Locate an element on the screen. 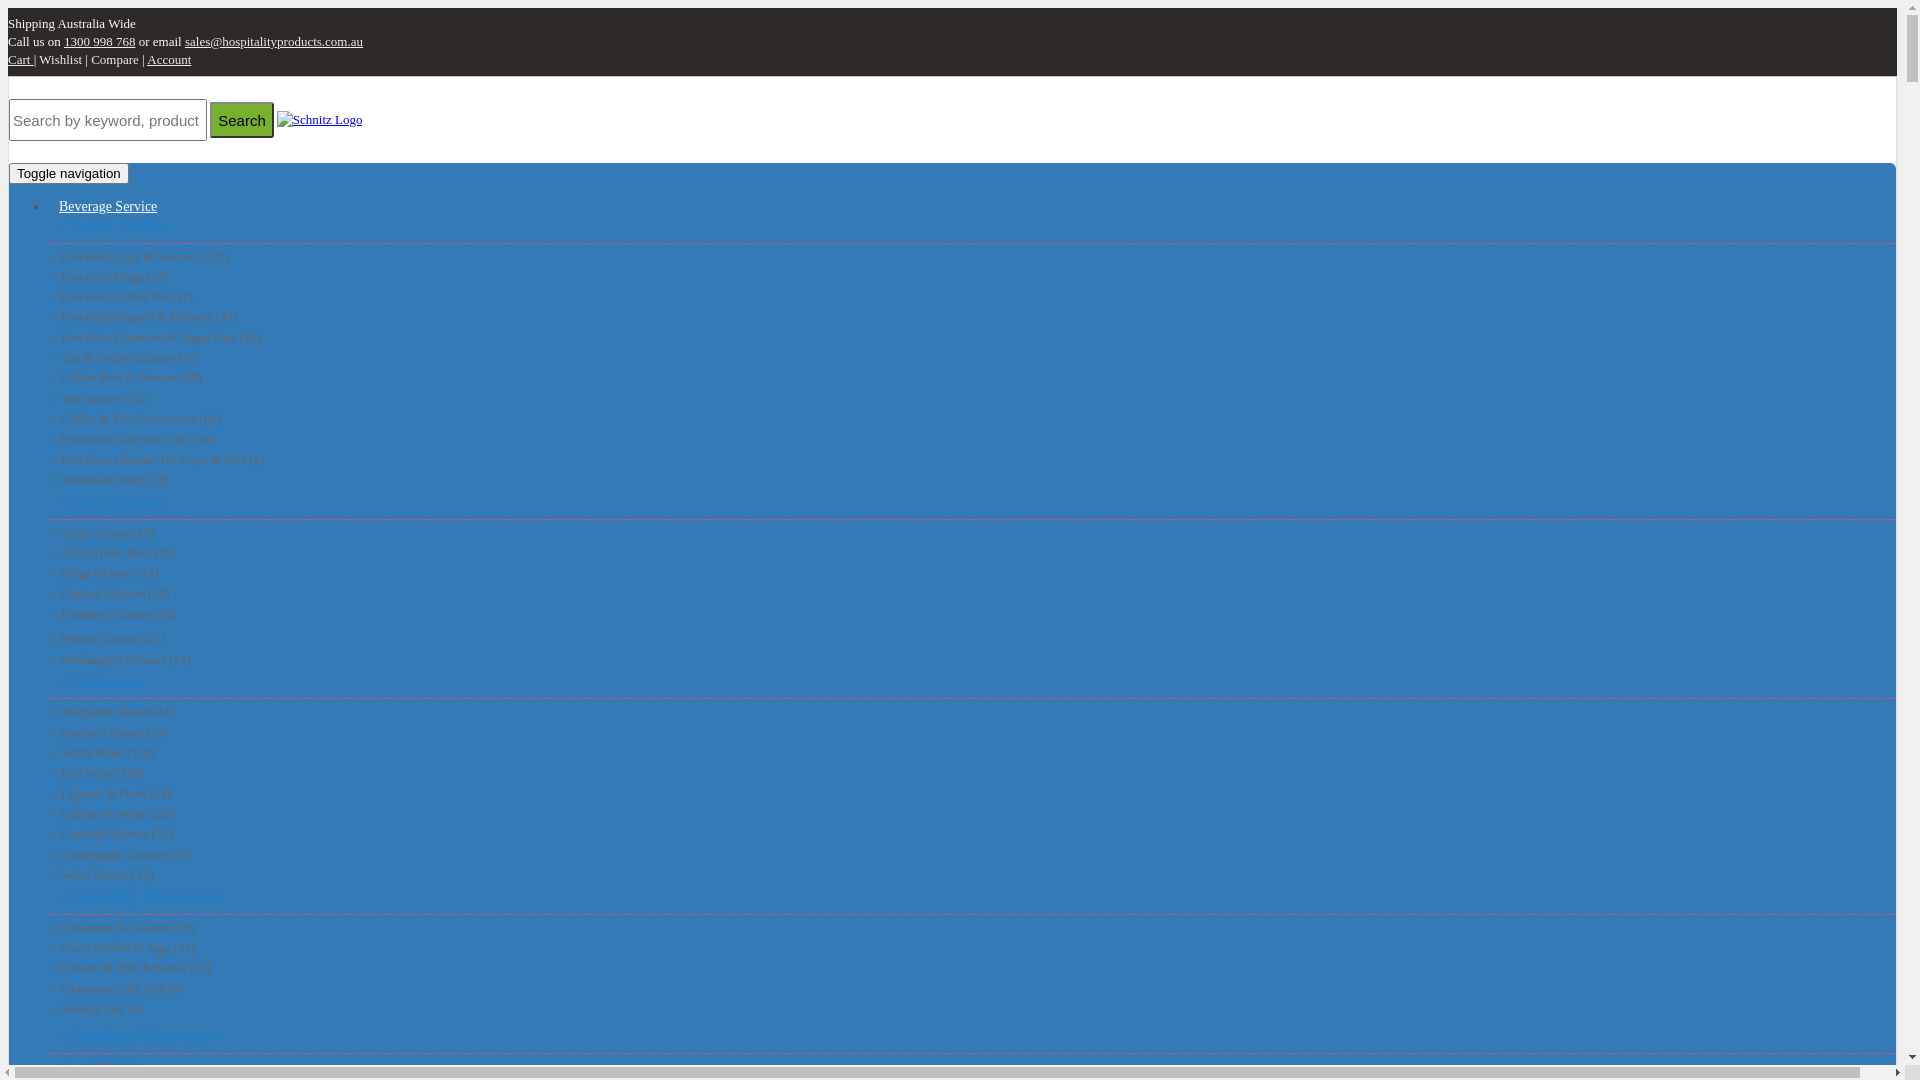 The height and width of the screenshot is (1080, 1920). 'Stoneware Mugs (3)' is located at coordinates (51, 479).